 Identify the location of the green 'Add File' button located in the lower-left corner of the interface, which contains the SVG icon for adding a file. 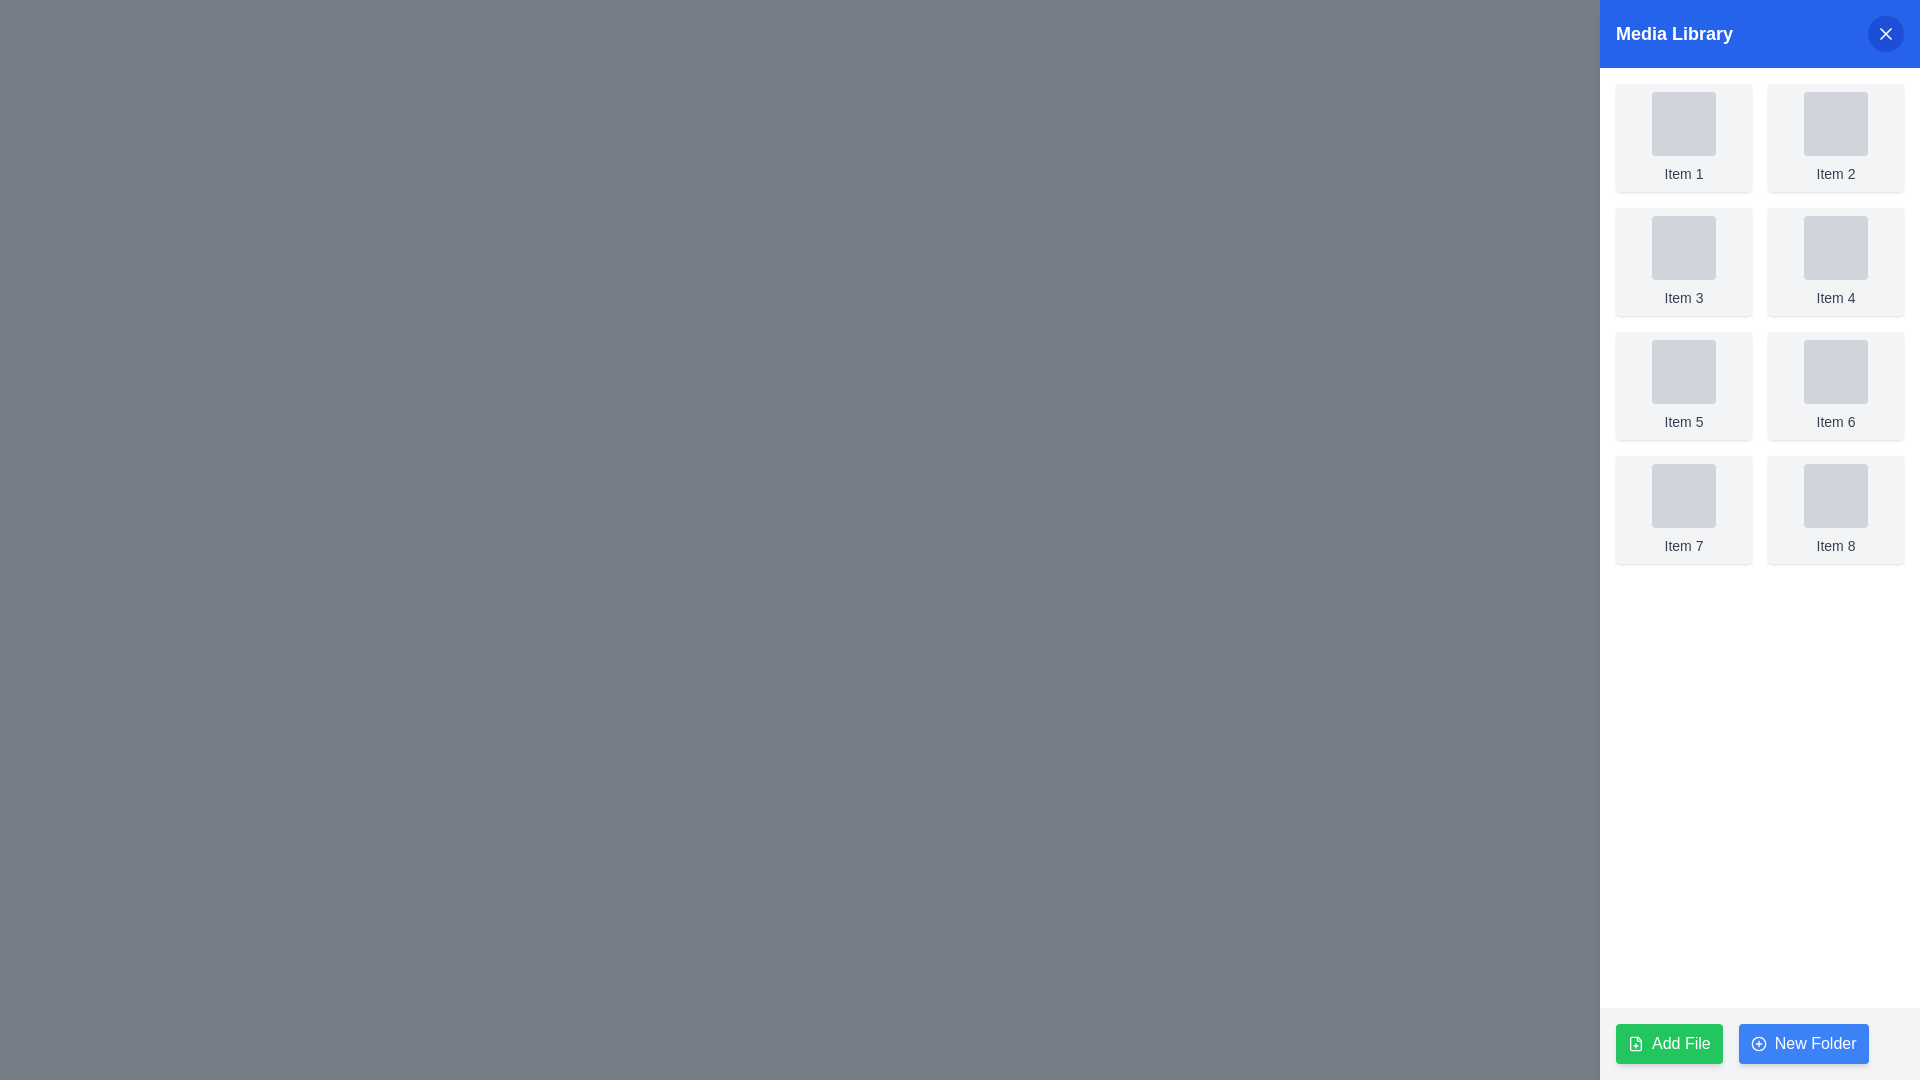
(1636, 1043).